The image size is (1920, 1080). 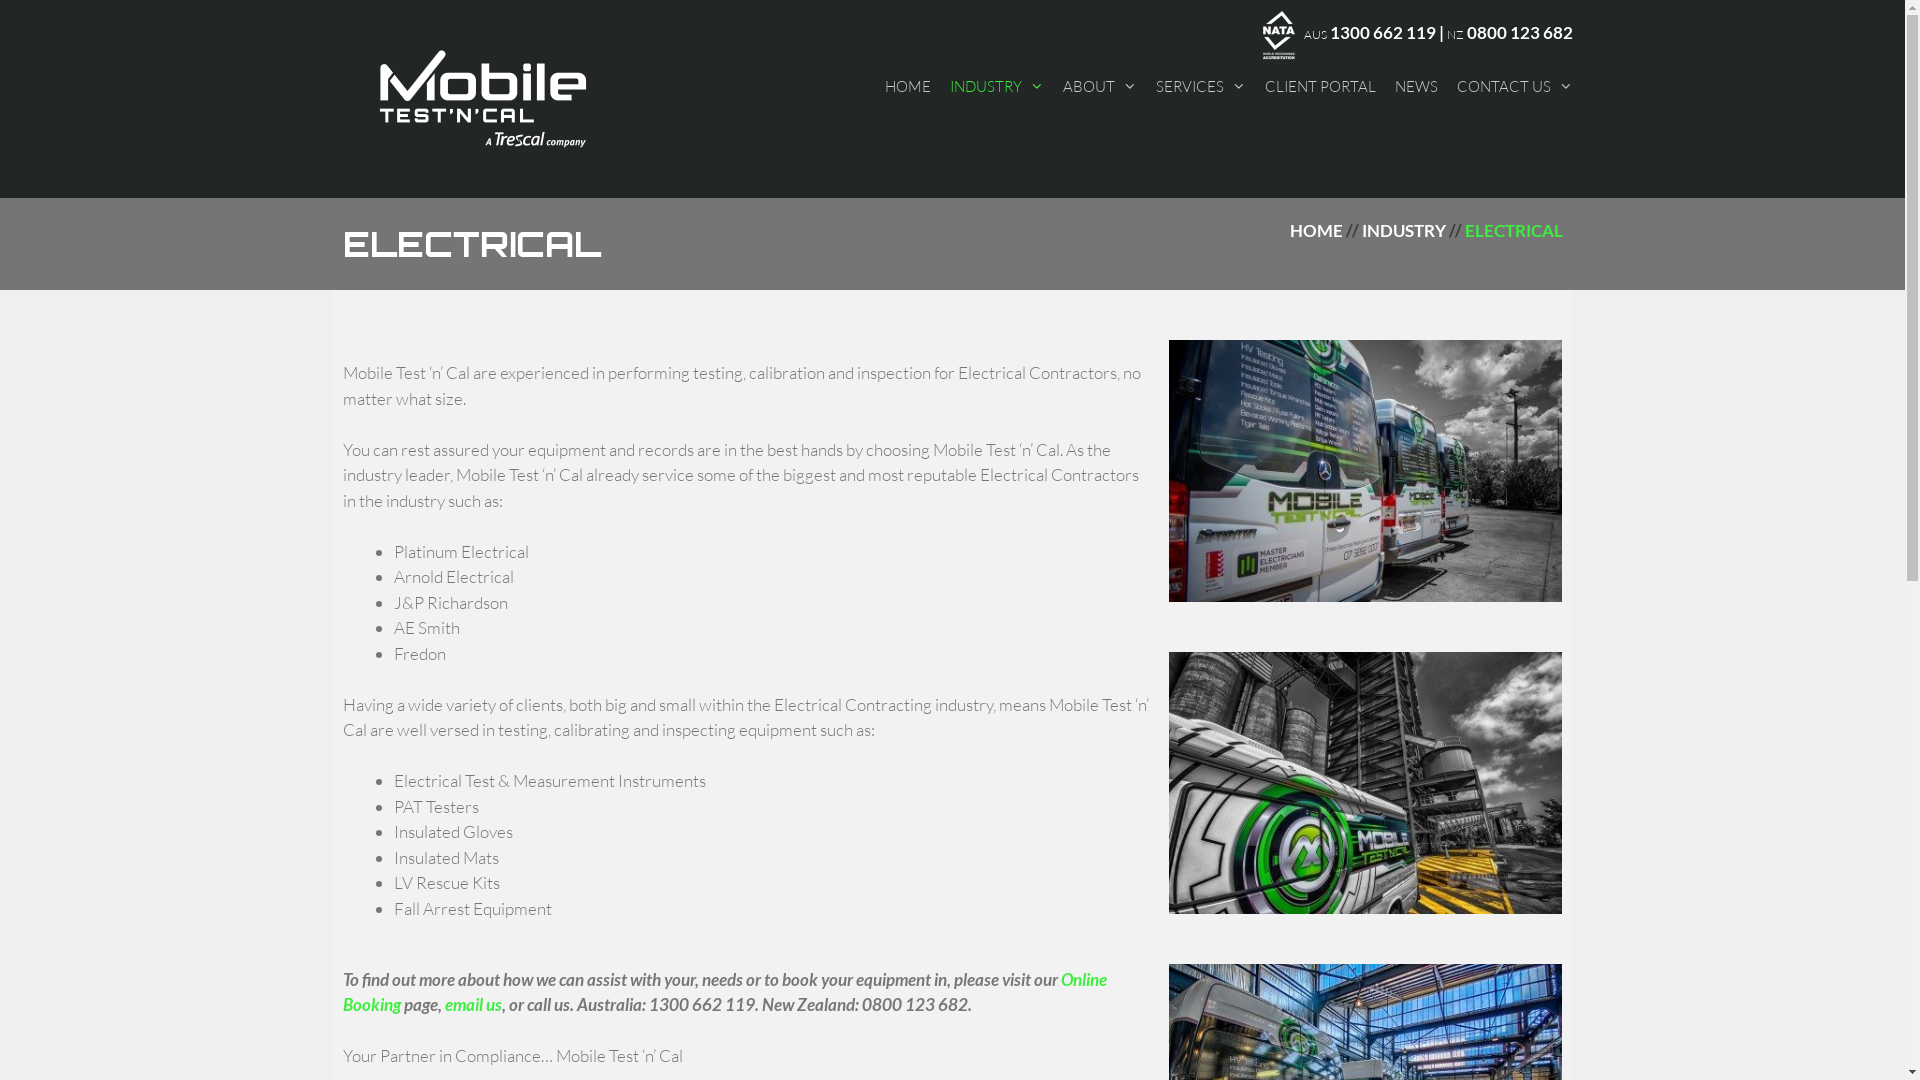 What do you see at coordinates (1455, 84) in the screenshot?
I see `'CONTACT US'` at bounding box center [1455, 84].